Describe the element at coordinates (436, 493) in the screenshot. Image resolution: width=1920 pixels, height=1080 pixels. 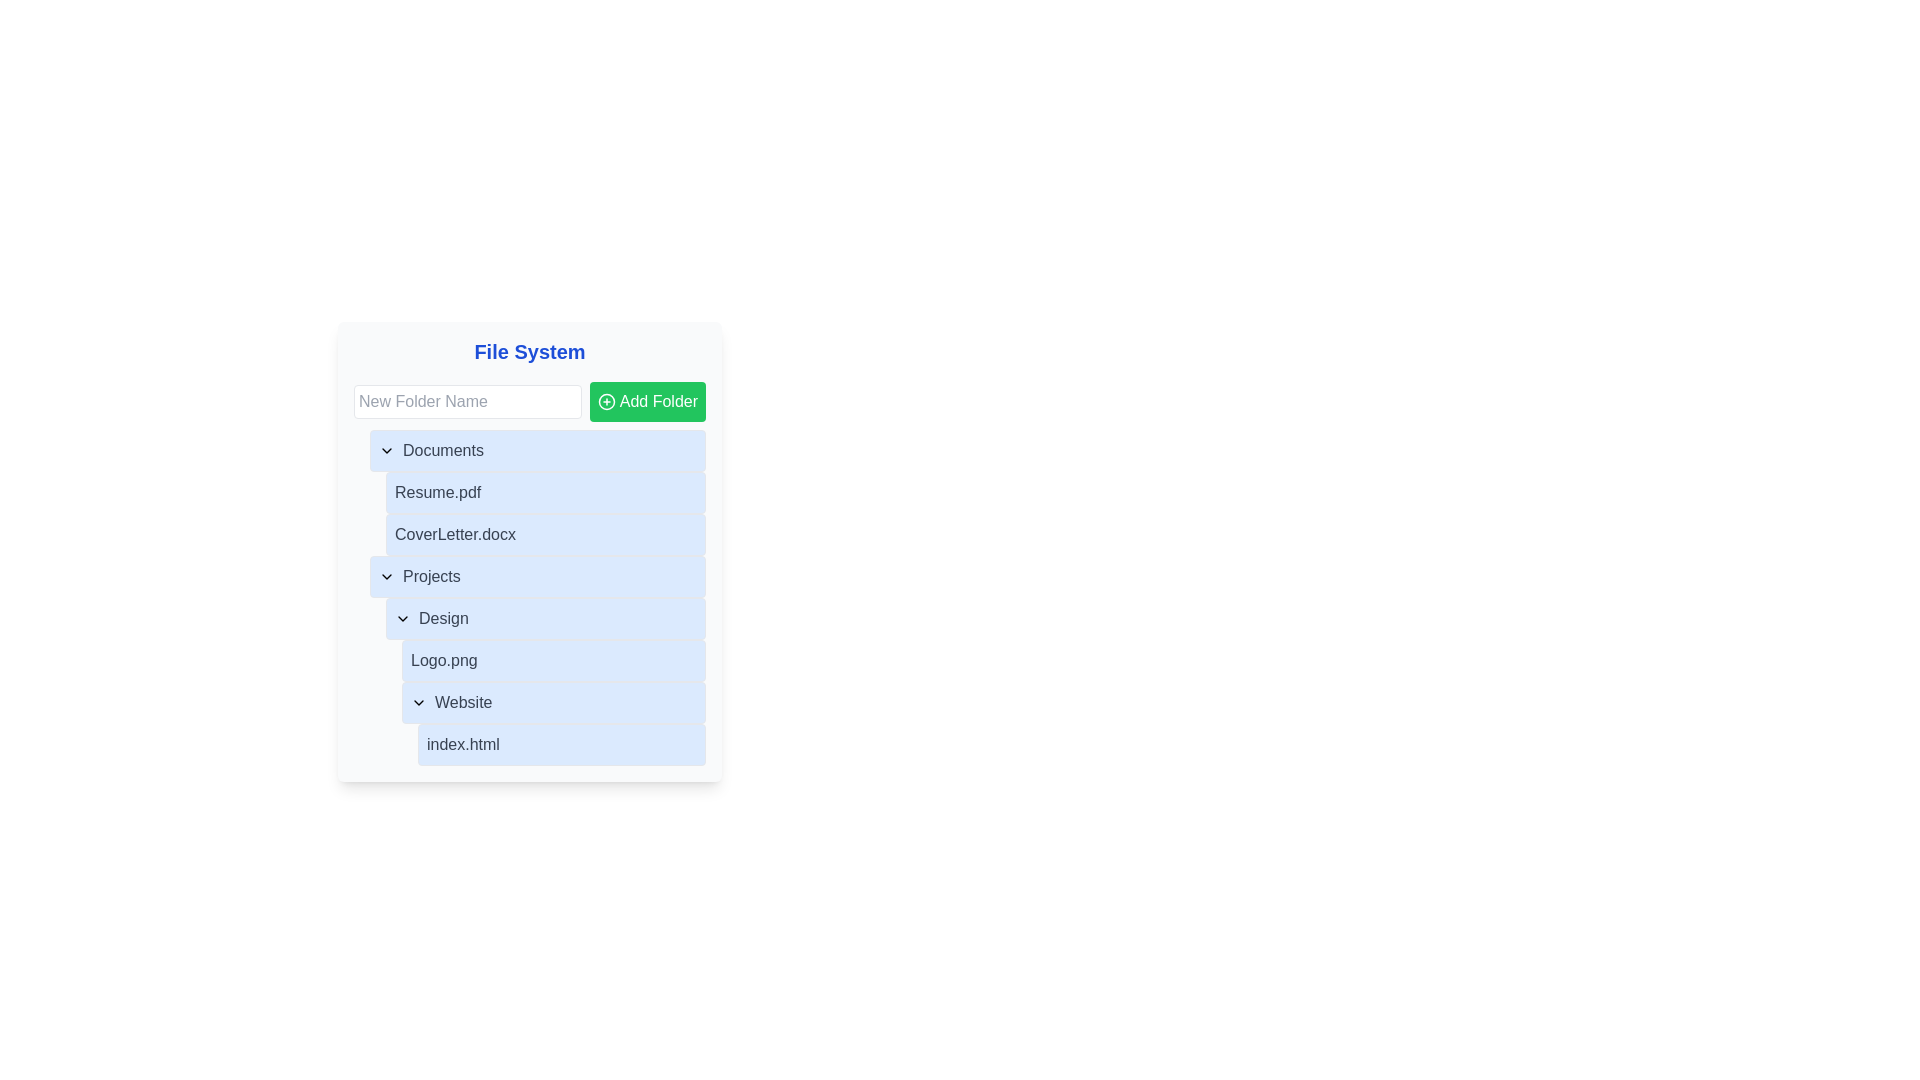
I see `the text label displaying 'Resume.pdf'` at that location.